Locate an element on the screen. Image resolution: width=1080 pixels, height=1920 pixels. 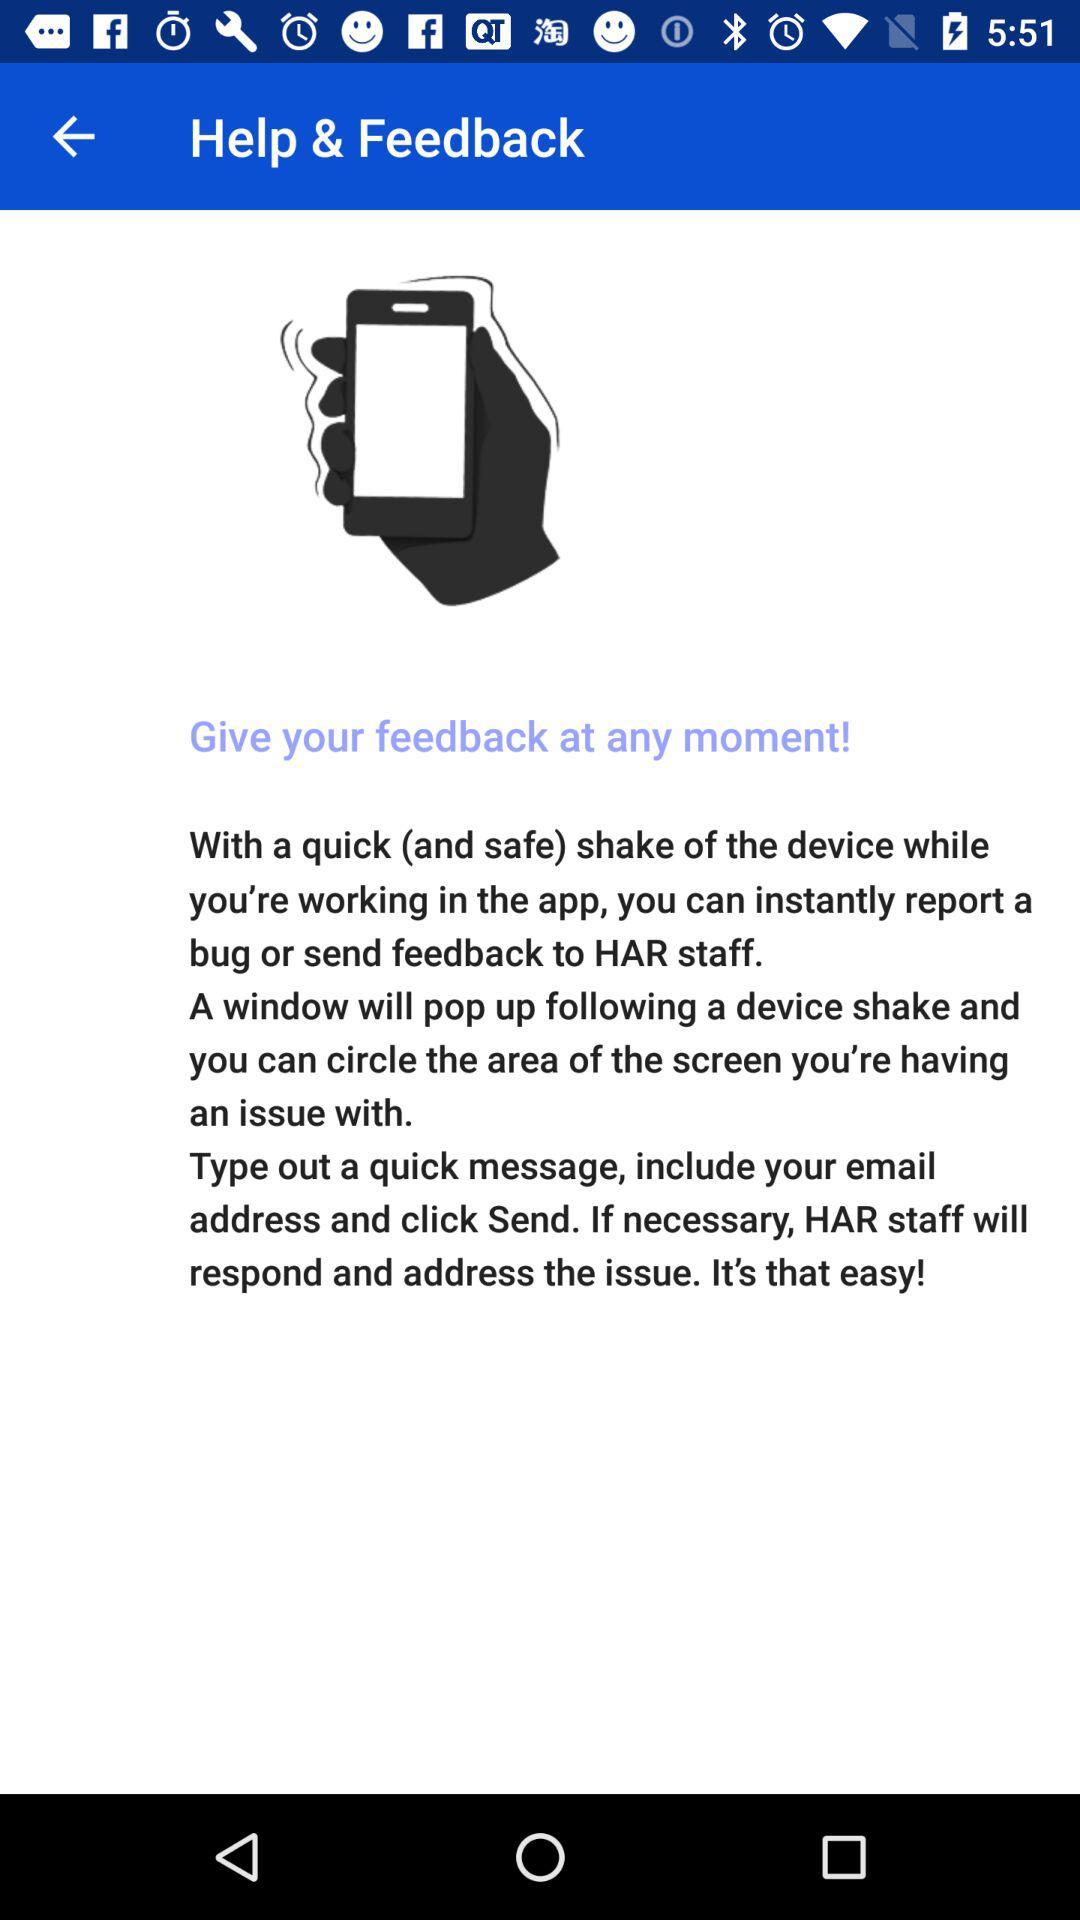
the item to the left of help & feedback is located at coordinates (72, 135).